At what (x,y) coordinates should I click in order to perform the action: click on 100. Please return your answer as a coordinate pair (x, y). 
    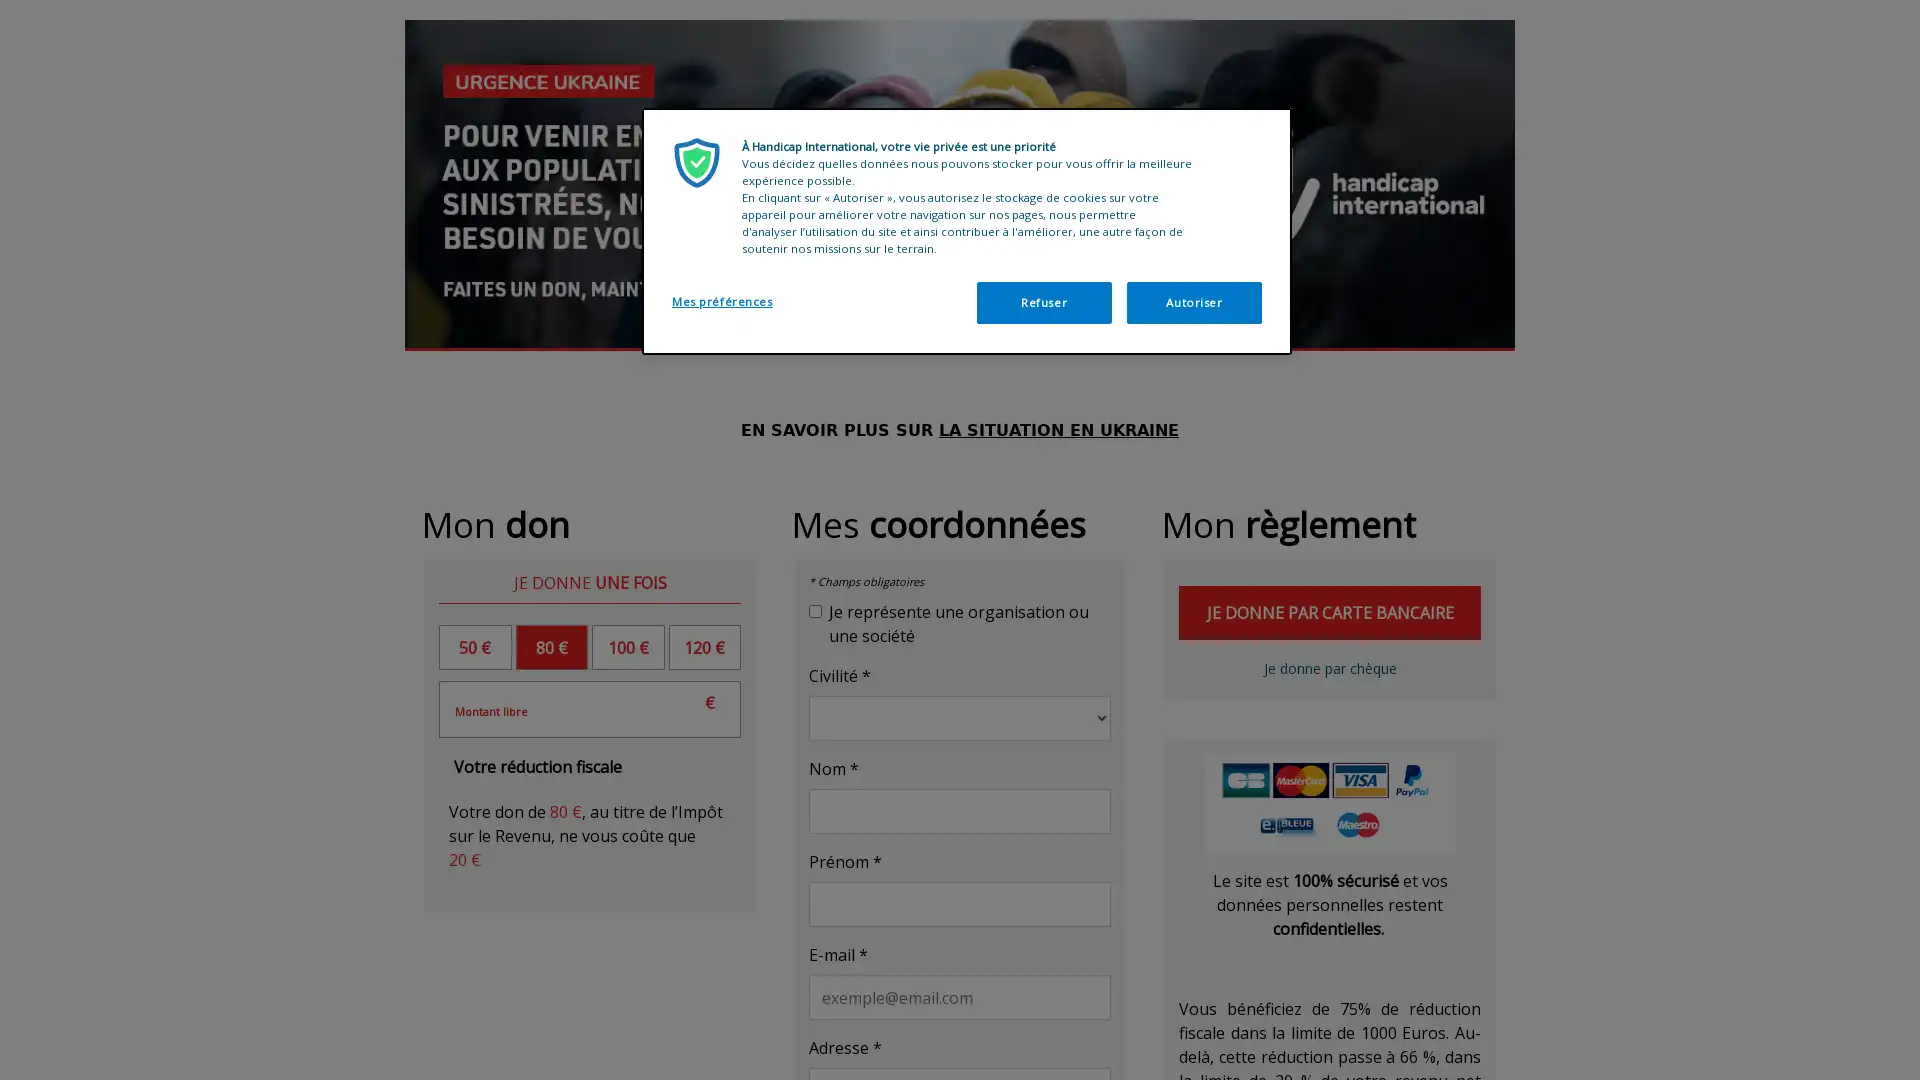
    Looking at the image, I should click on (627, 647).